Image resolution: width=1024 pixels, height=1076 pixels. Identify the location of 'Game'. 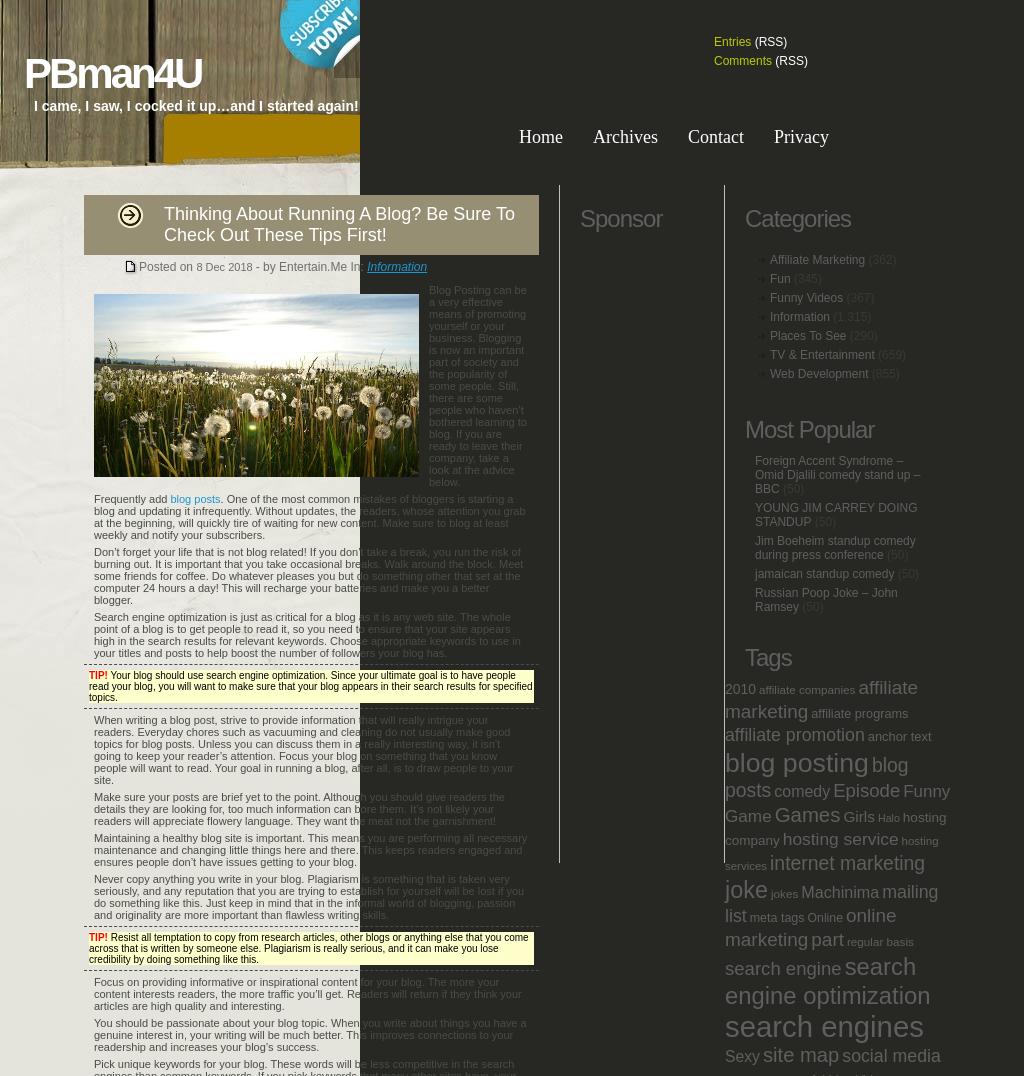
(747, 815).